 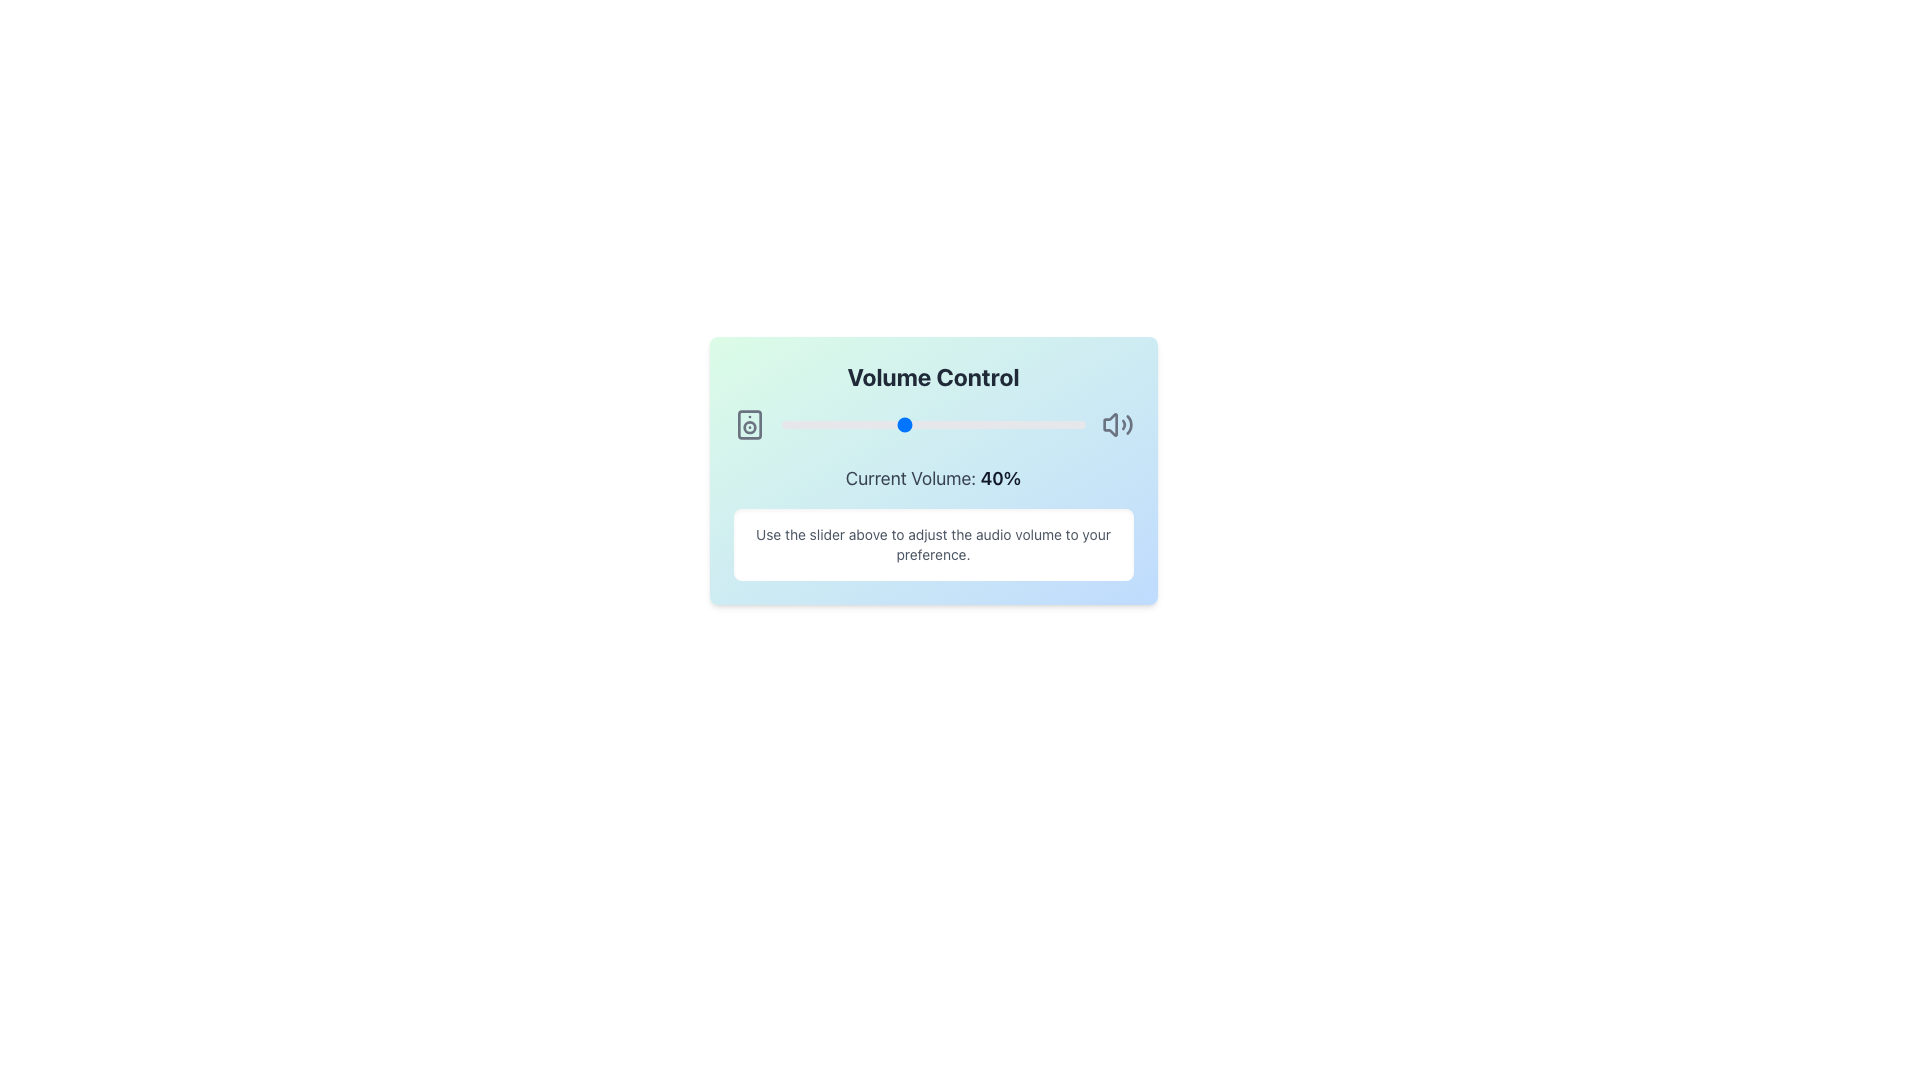 What do you see at coordinates (932, 478) in the screenshot?
I see `the Text Display element that shows the current volume percentage, which reads 'Current Volume: 40%' and is styled in a large gray font, located in the middle of the card component, just below the volume slider` at bounding box center [932, 478].